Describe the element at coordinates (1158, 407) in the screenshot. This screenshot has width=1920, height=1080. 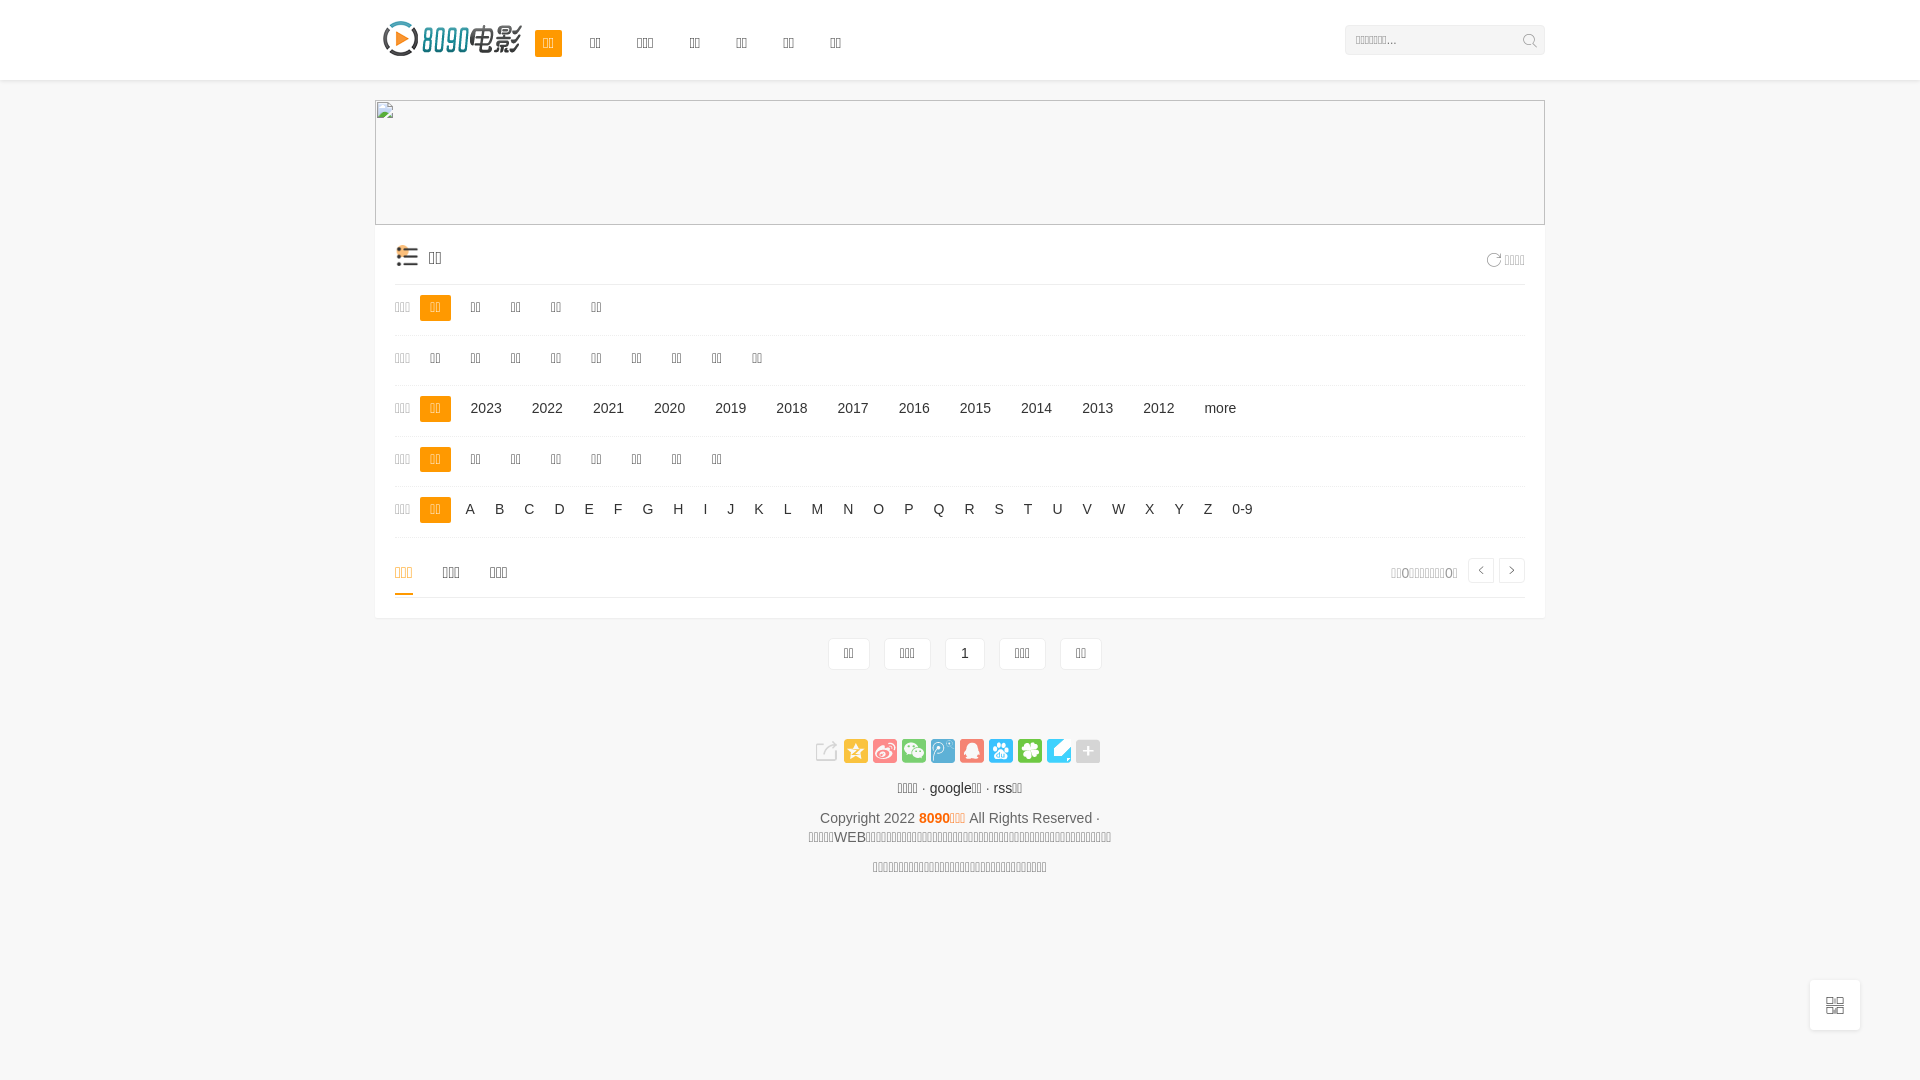
I see `'2012'` at that location.